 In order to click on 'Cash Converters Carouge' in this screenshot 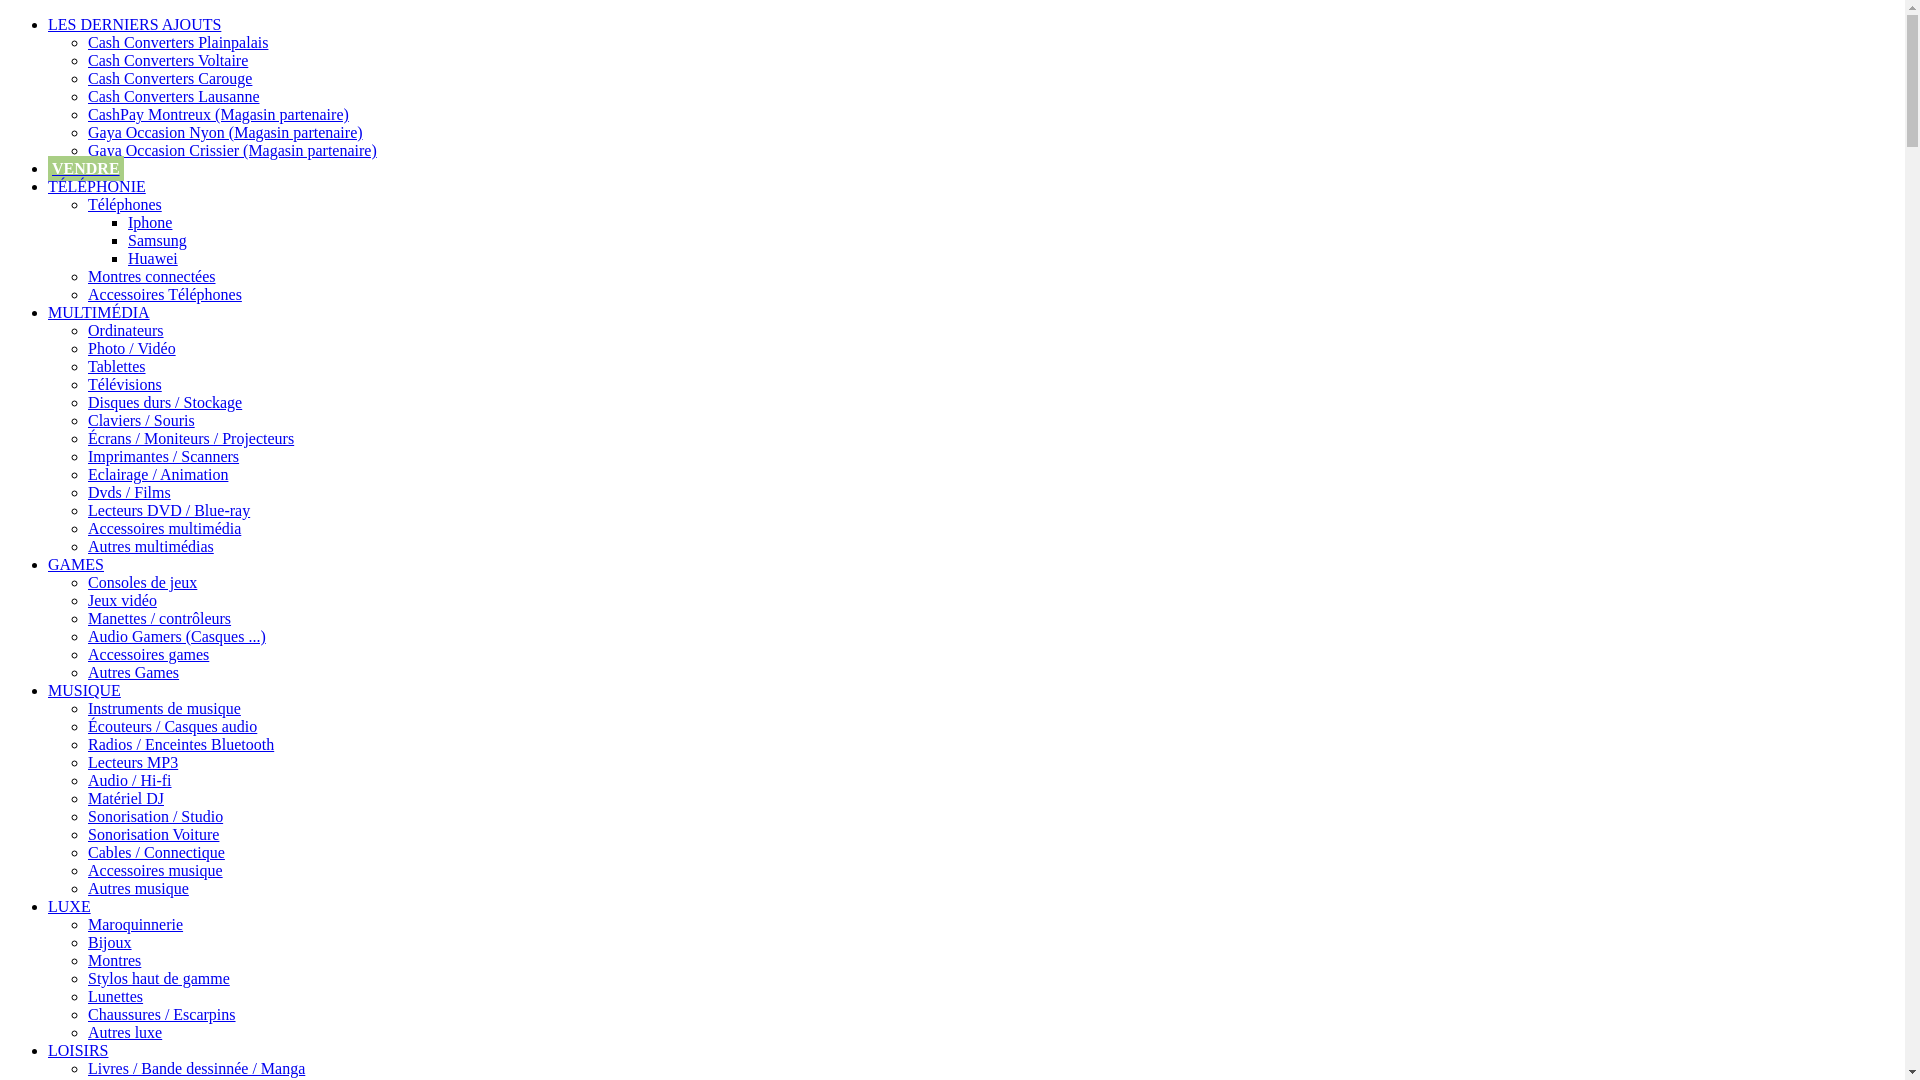, I will do `click(169, 77)`.